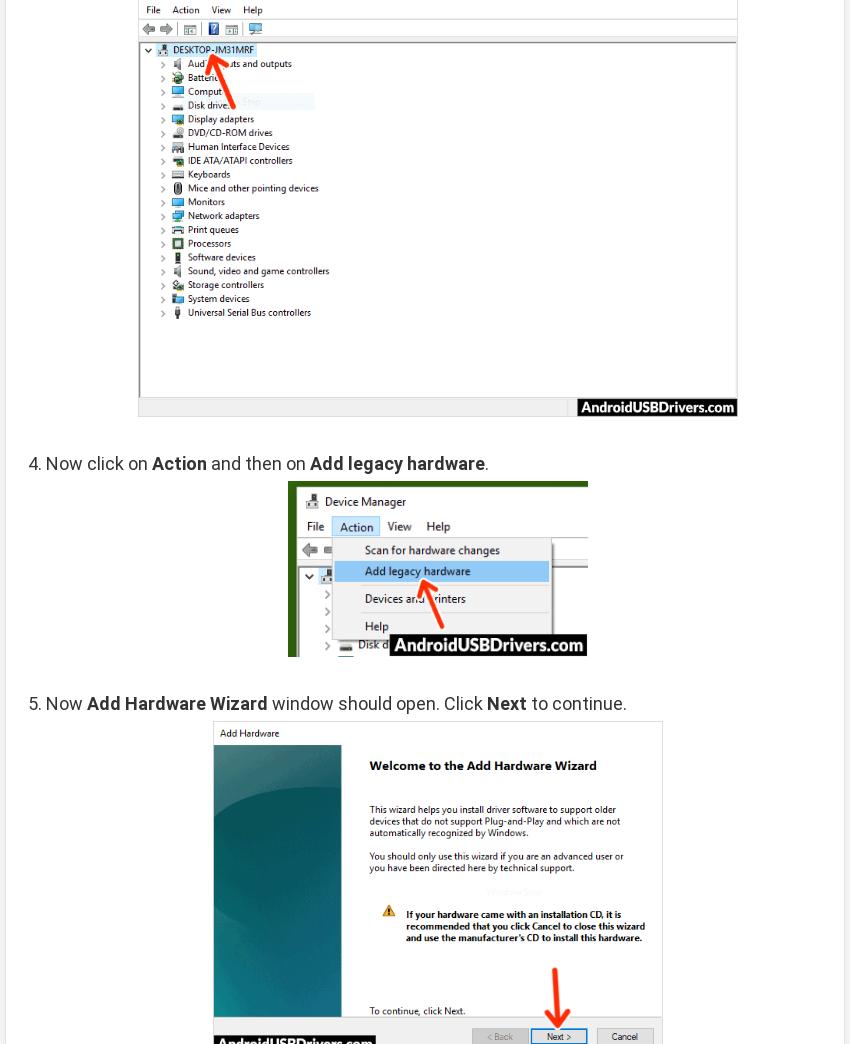 Image resolution: width=850 pixels, height=1044 pixels. Describe the element at coordinates (526, 701) in the screenshot. I see `'to continue.'` at that location.